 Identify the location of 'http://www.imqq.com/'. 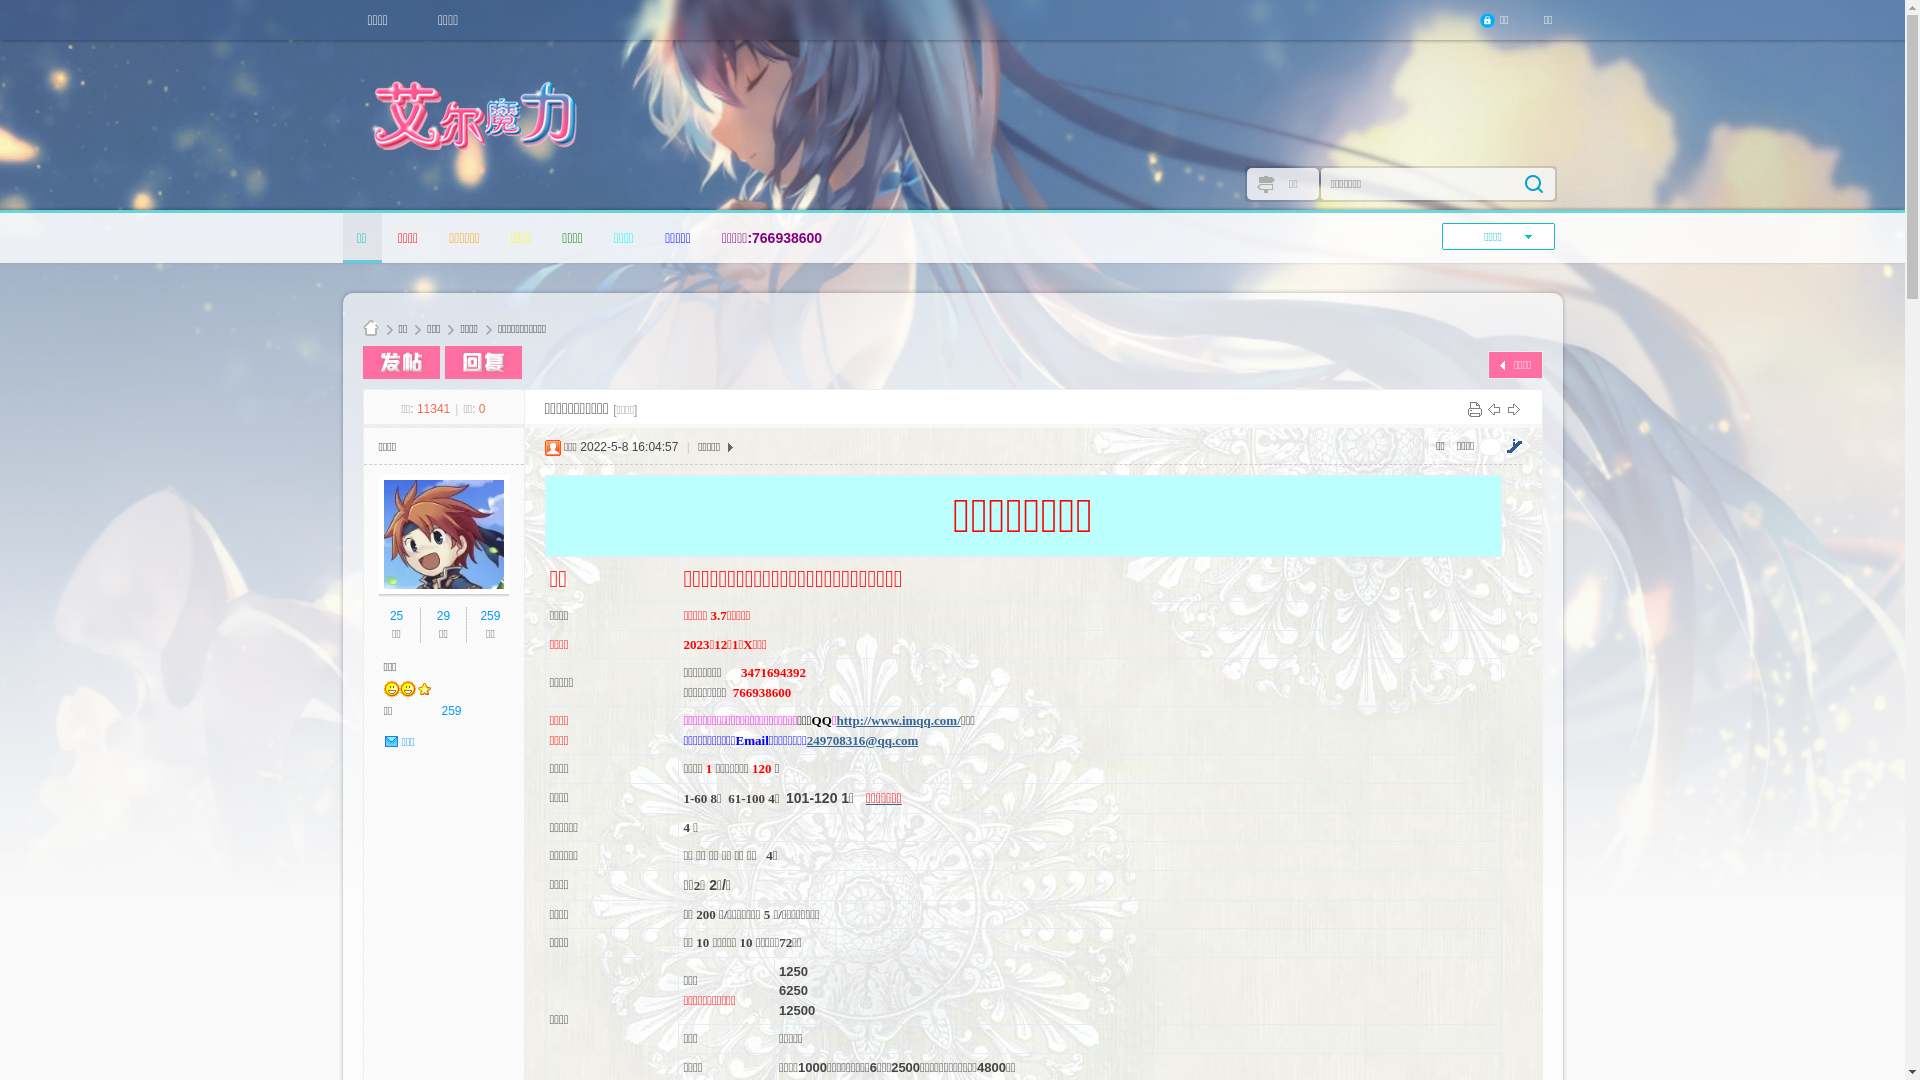
(897, 720).